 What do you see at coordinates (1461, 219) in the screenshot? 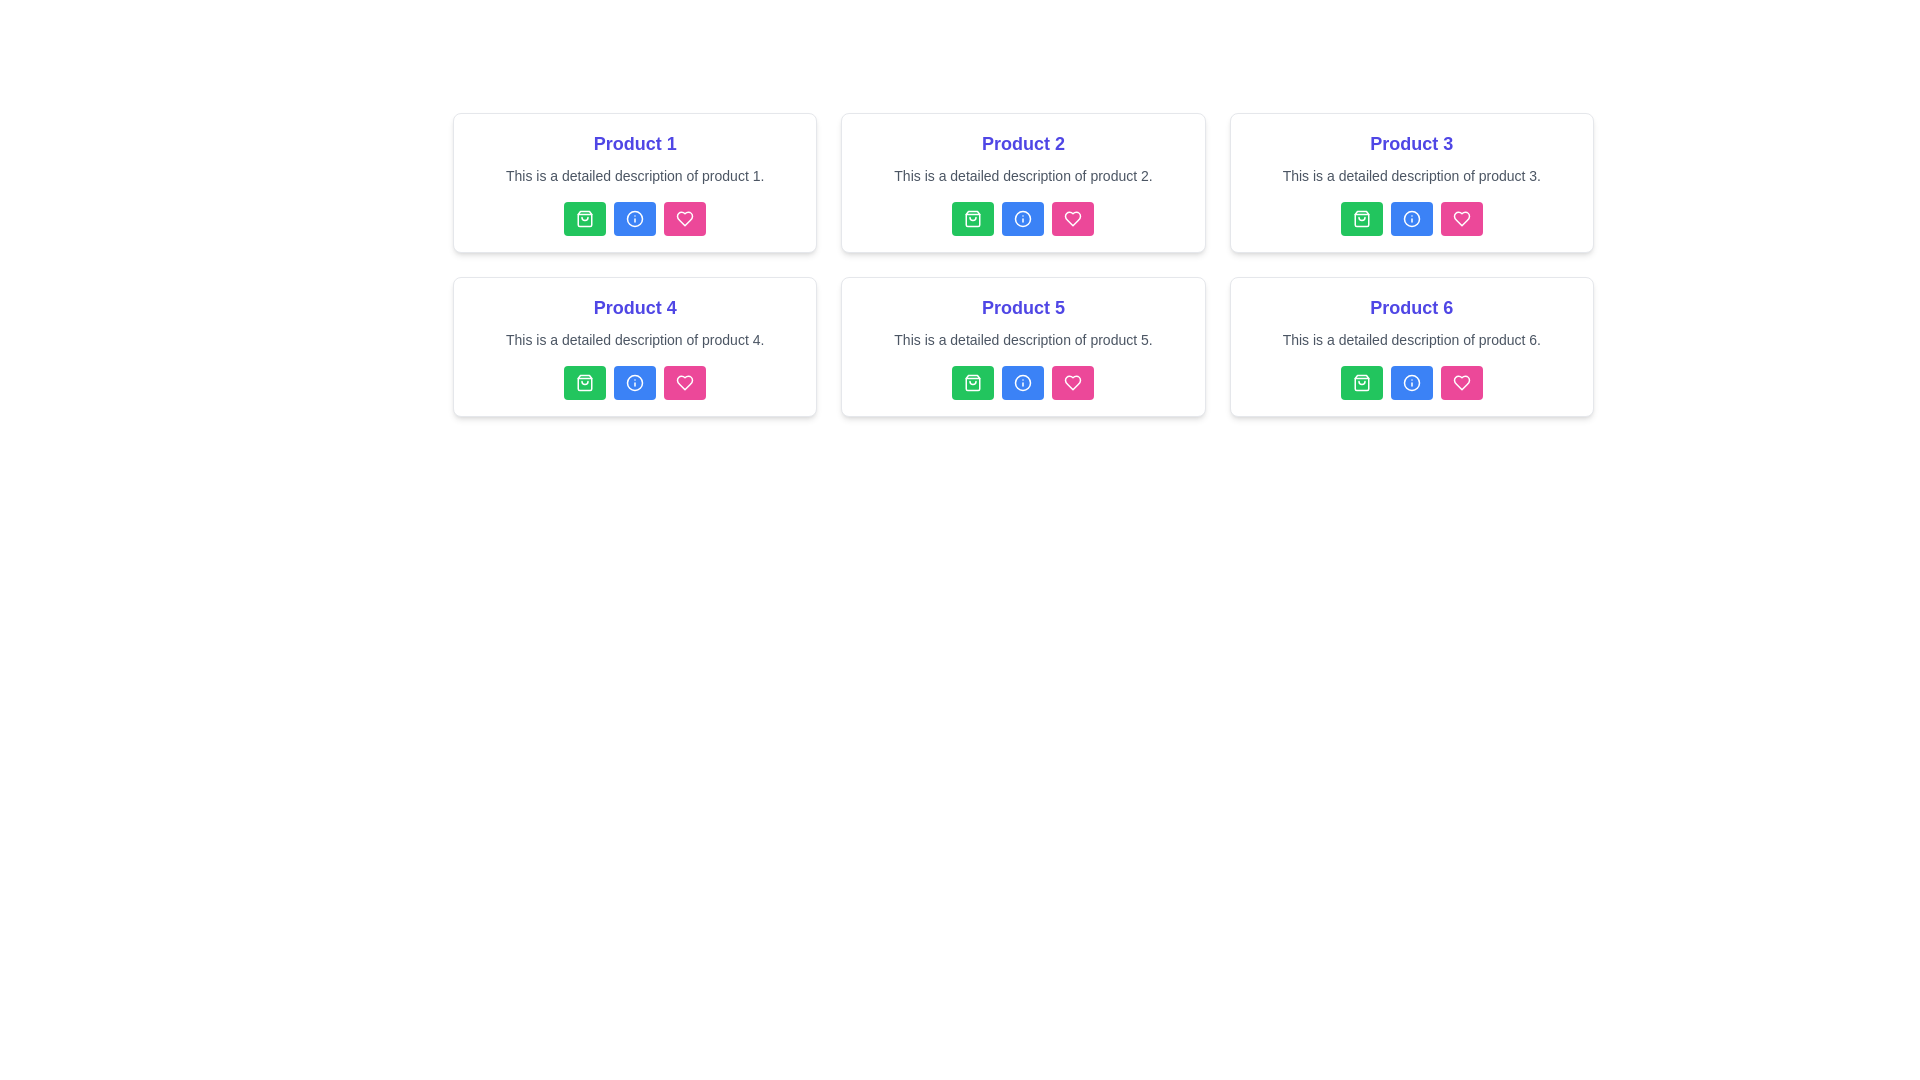
I see `the pink button with a white heart icon, which is the last button in the group below 'Product 3' in the third card, to favorite the product` at bounding box center [1461, 219].